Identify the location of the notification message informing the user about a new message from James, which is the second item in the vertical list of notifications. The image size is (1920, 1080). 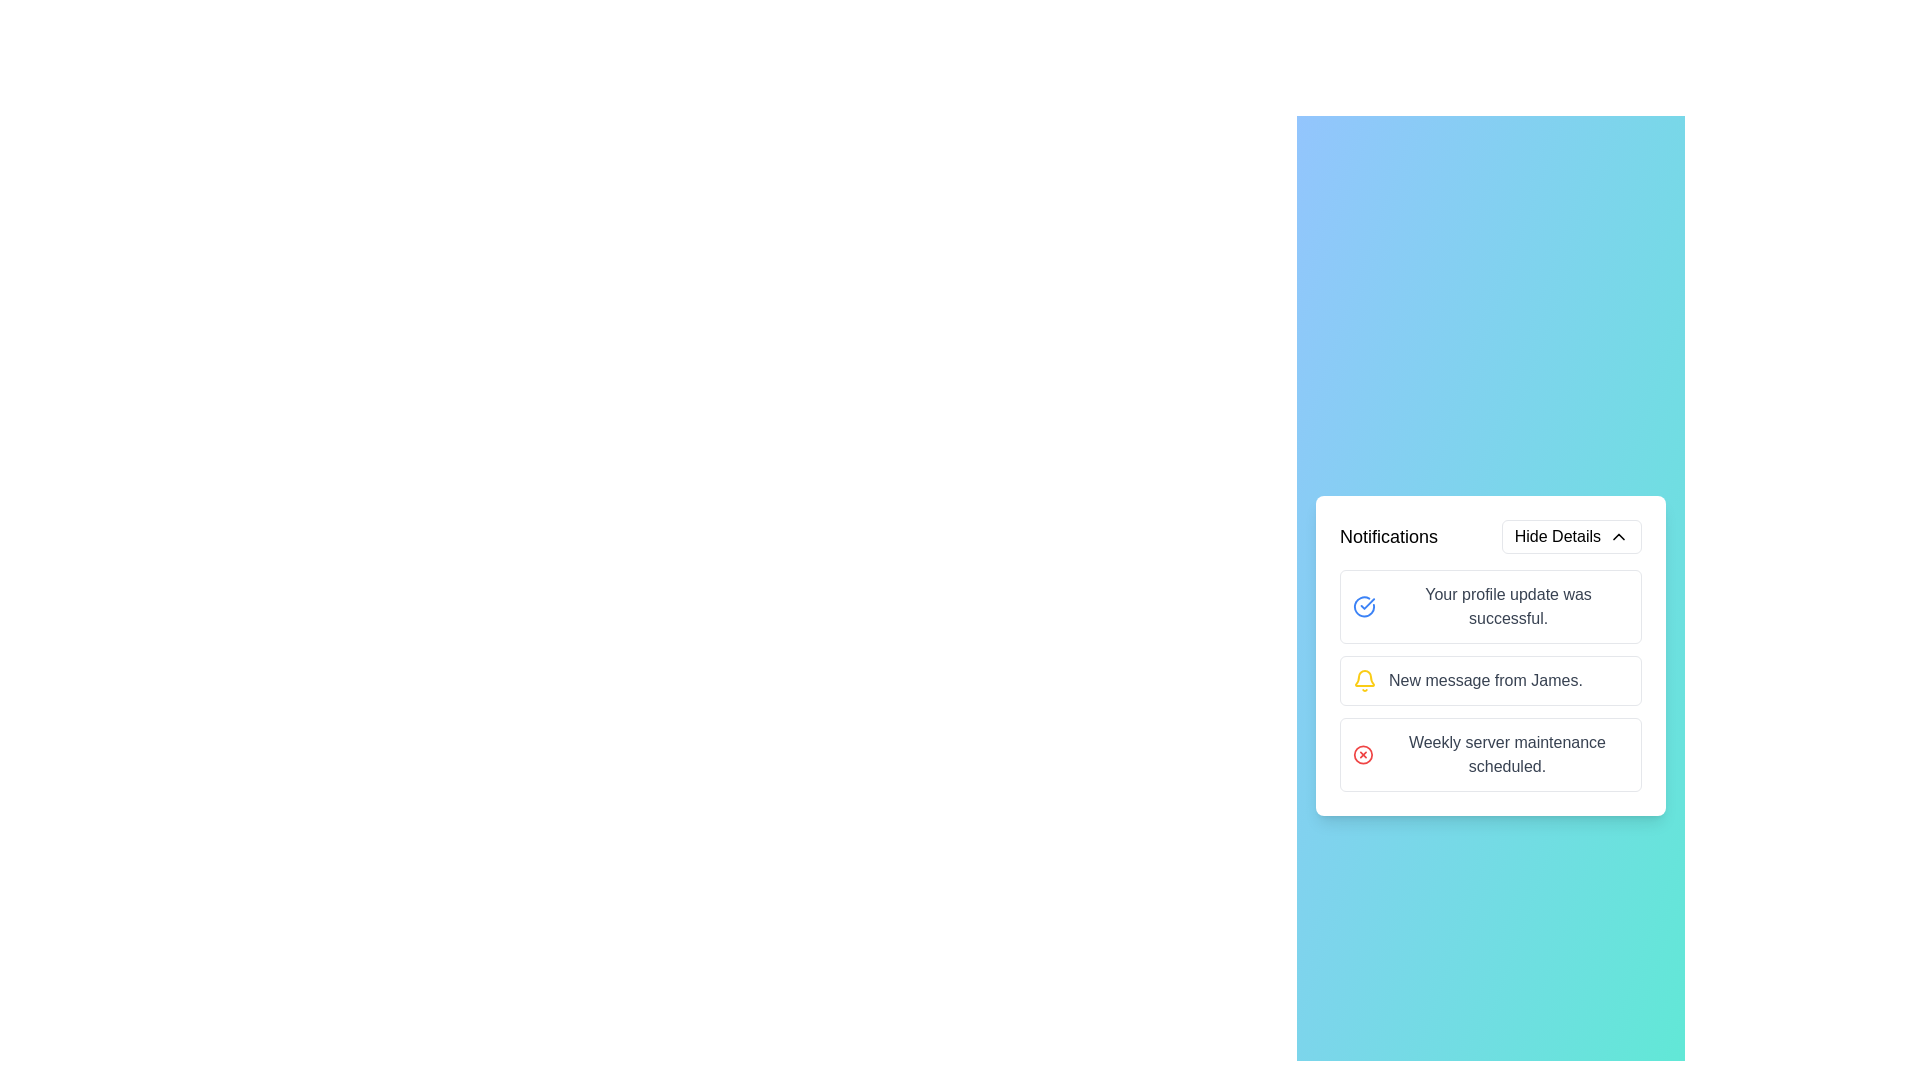
(1485, 680).